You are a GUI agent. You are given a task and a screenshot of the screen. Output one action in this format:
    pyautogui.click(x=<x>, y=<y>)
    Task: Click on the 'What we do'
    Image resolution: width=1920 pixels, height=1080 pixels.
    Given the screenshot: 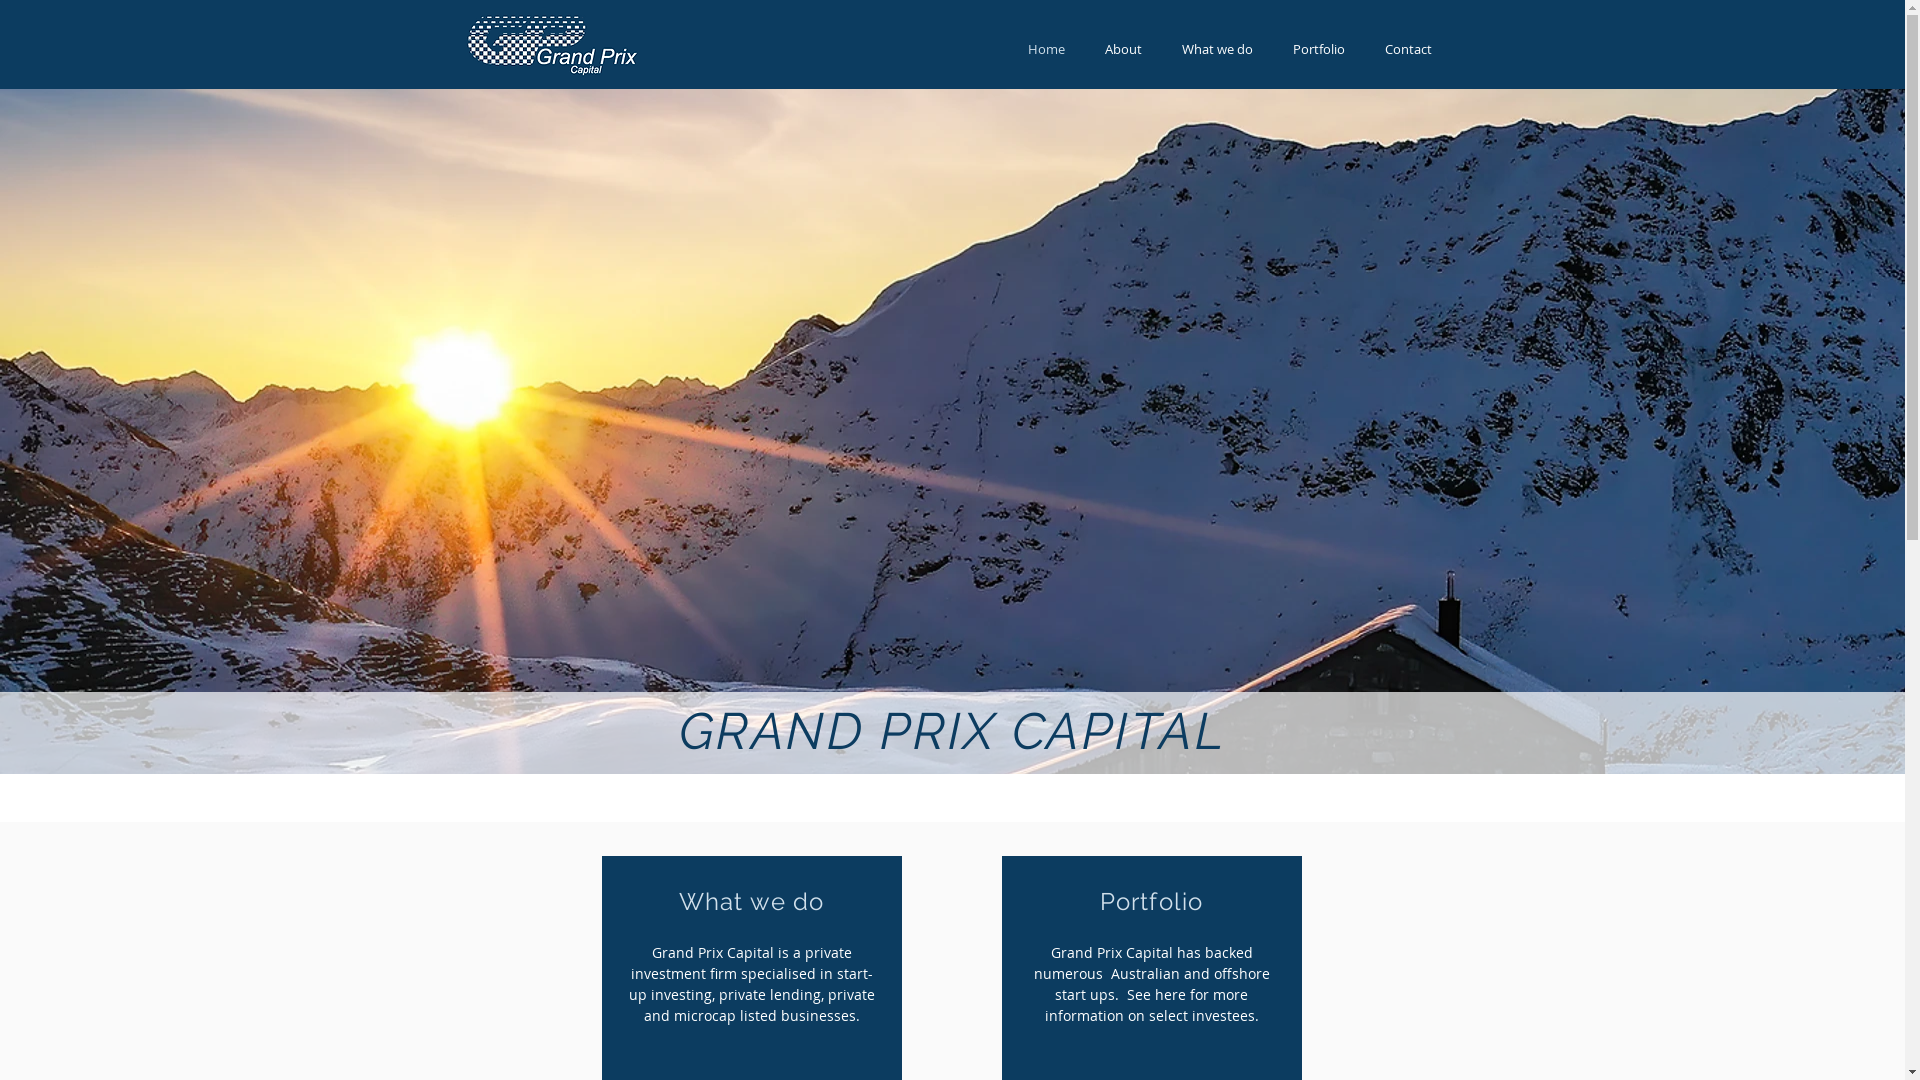 What is the action you would take?
    pyautogui.click(x=1161, y=48)
    